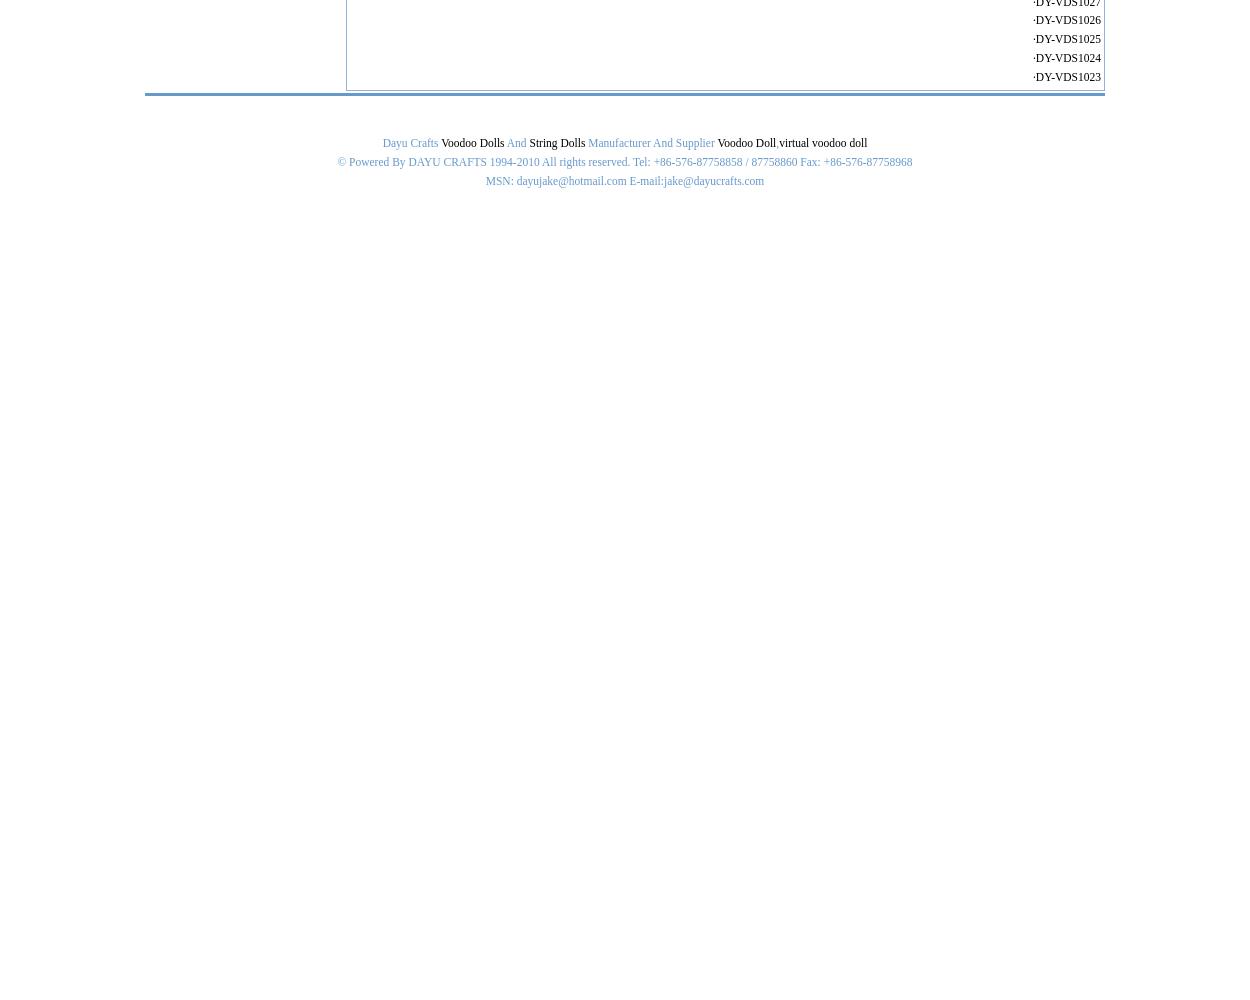  What do you see at coordinates (716, 143) in the screenshot?
I see `'Voodoo Doll'` at bounding box center [716, 143].